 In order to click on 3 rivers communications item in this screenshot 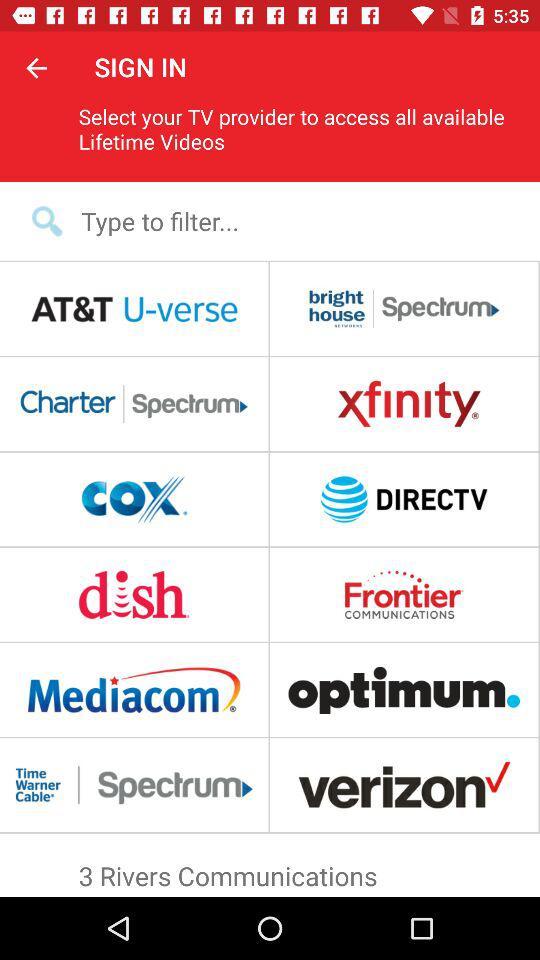, I will do `click(270, 870)`.